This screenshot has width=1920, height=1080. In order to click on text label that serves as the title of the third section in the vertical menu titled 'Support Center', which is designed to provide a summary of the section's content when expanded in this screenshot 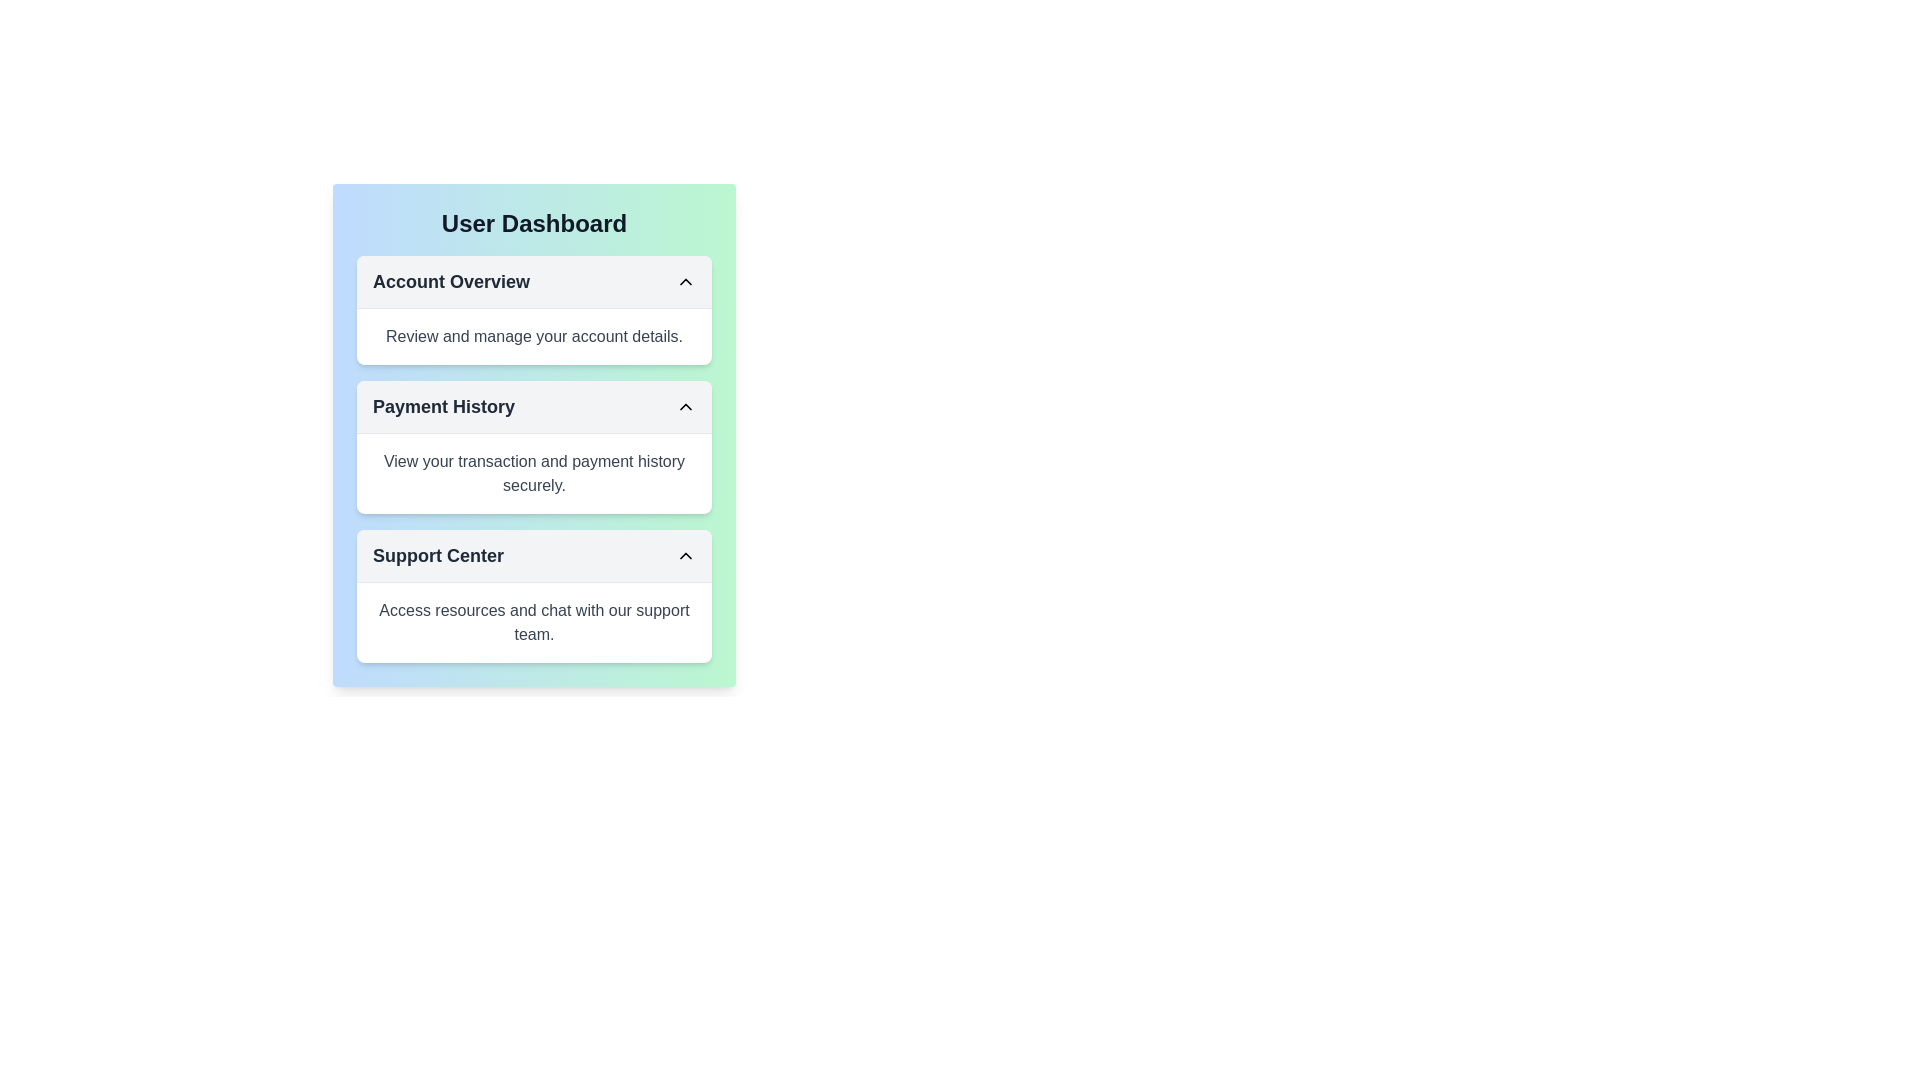, I will do `click(437, 555)`.